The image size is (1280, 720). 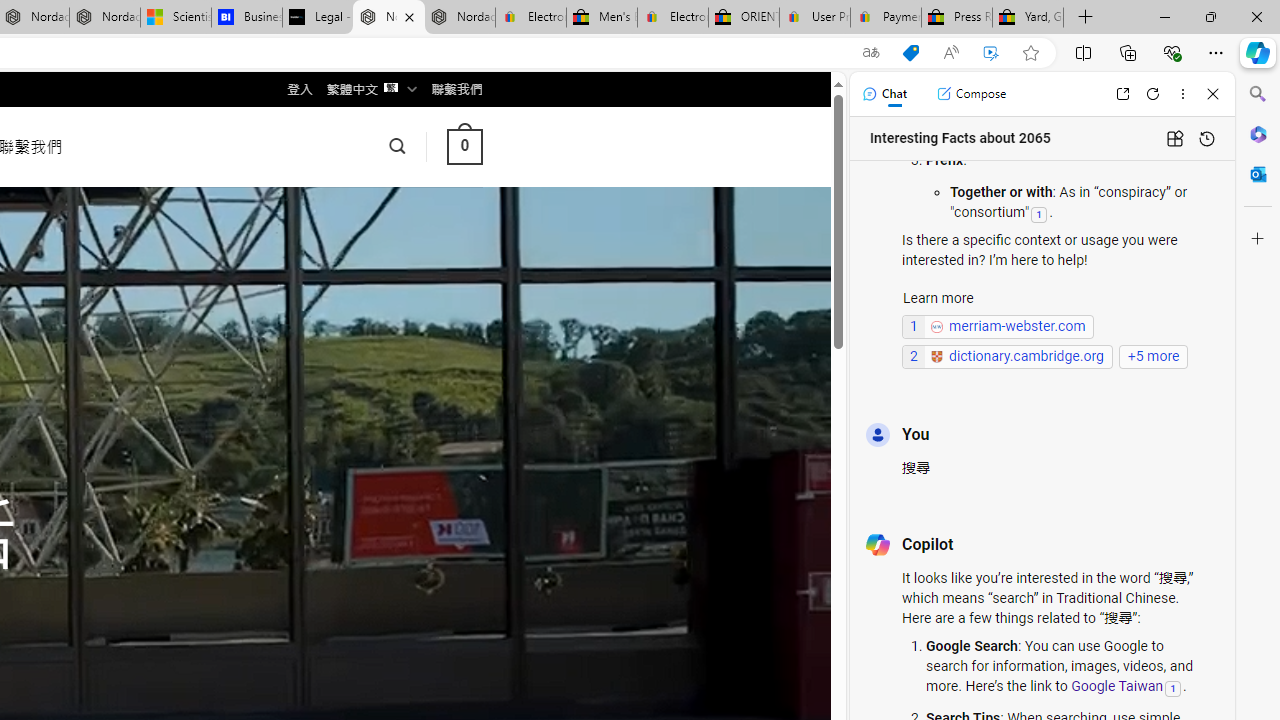 What do you see at coordinates (883, 93) in the screenshot?
I see `'Chat'` at bounding box center [883, 93].